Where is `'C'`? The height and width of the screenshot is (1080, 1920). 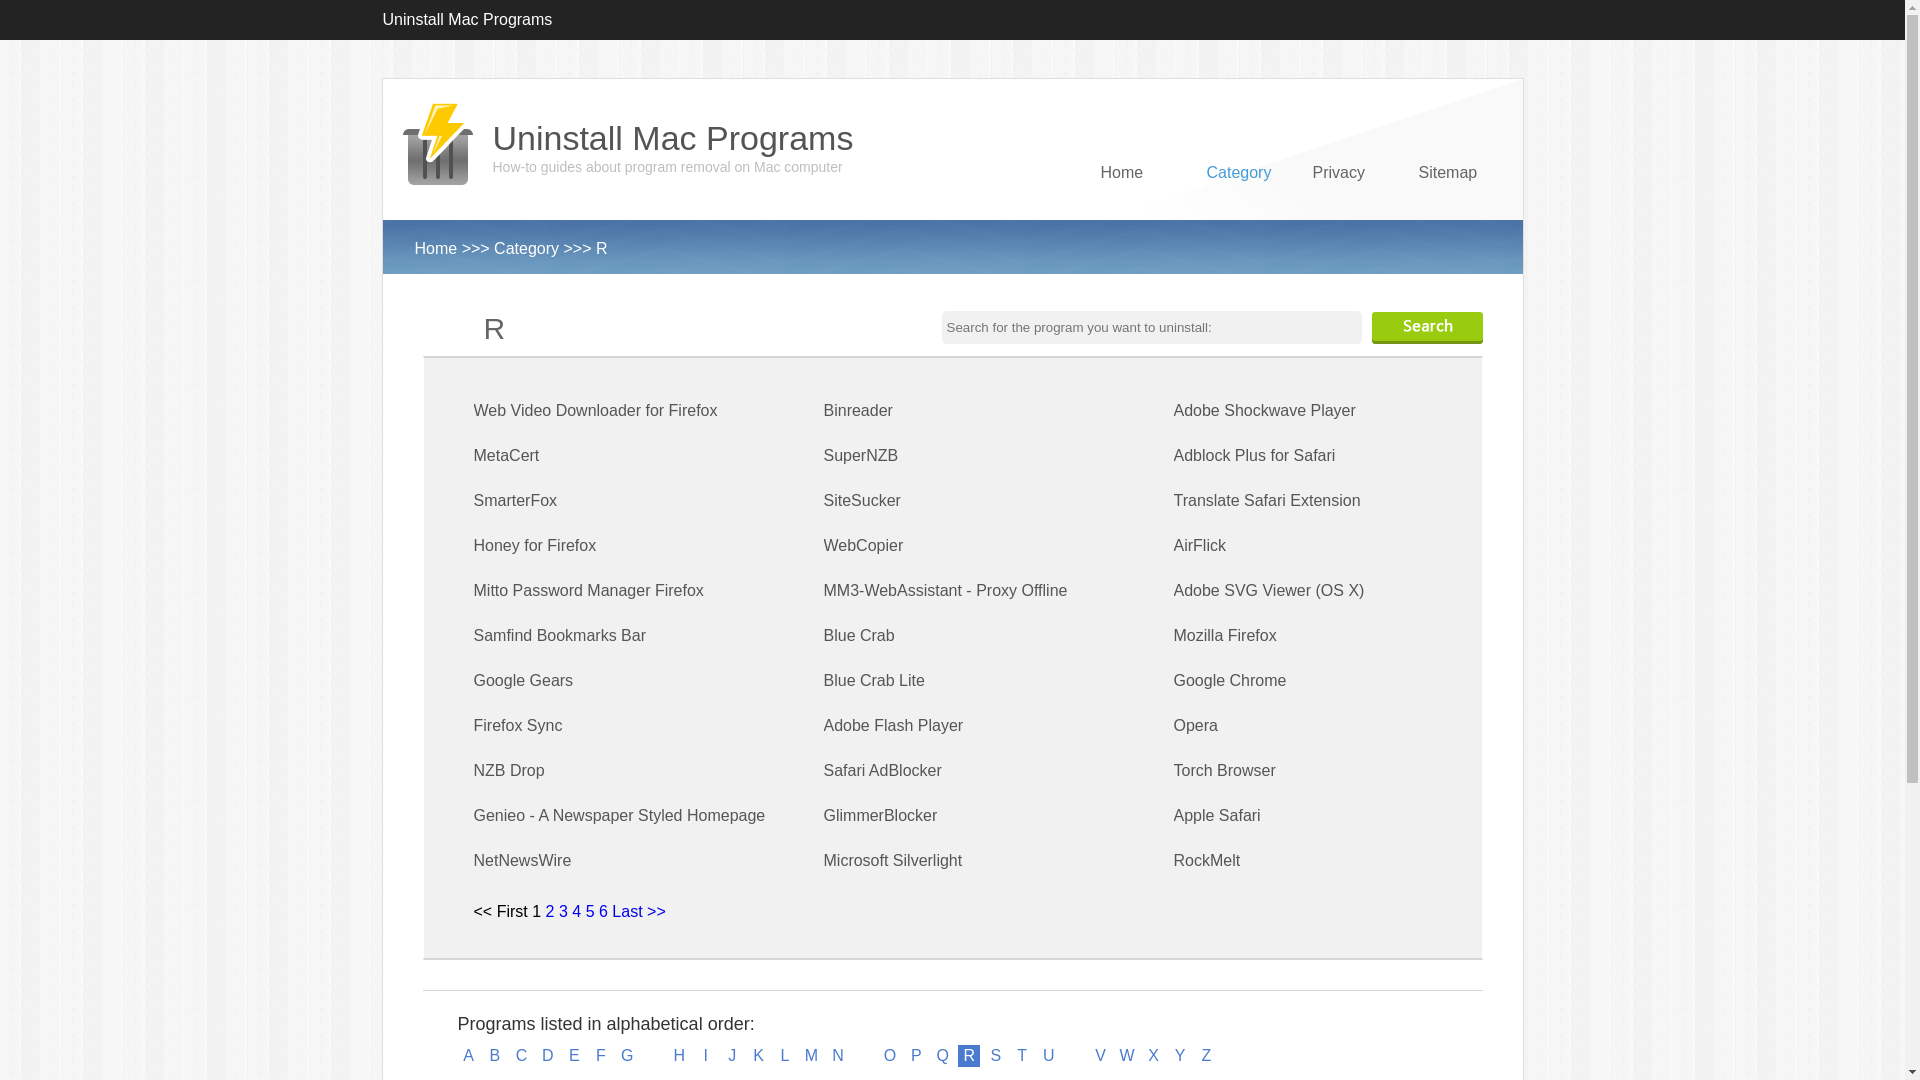
'C' is located at coordinates (521, 1055).